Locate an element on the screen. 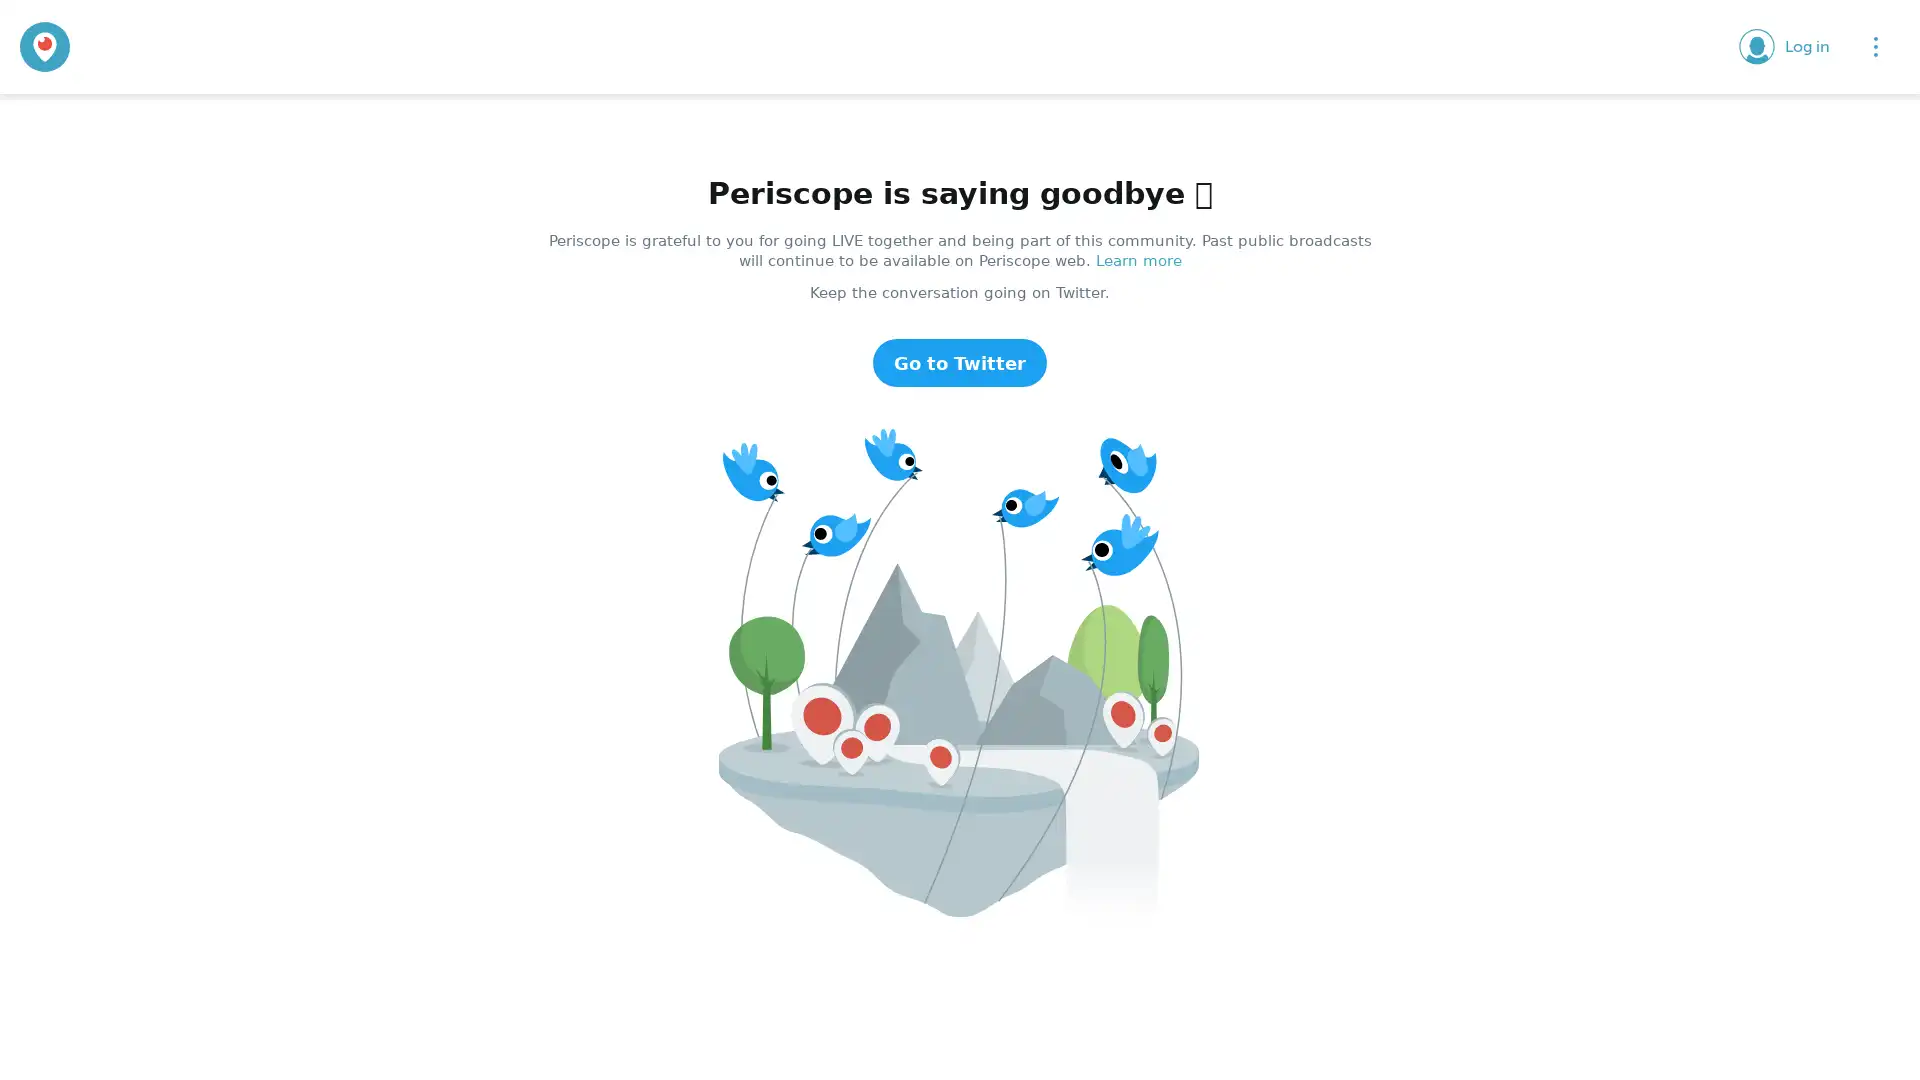  Go to Twitter is located at coordinates (960, 362).